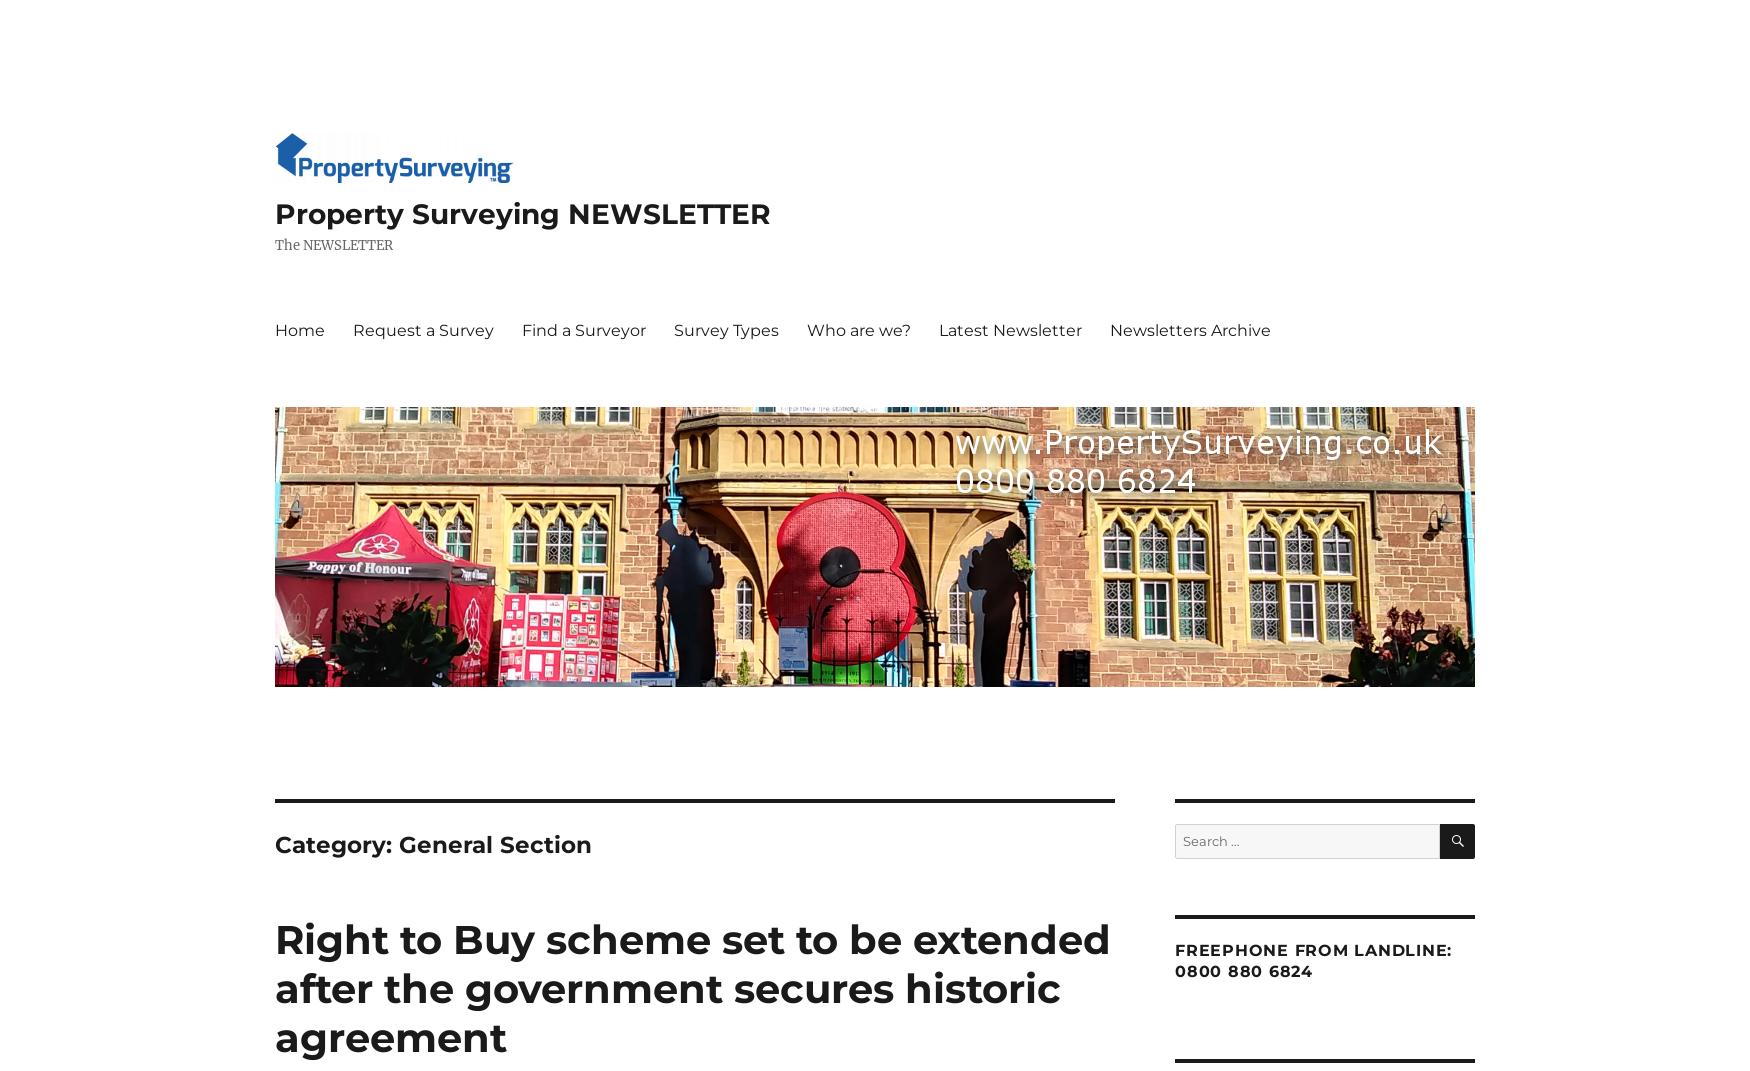  I want to click on 'Survey Types', so click(672, 328).